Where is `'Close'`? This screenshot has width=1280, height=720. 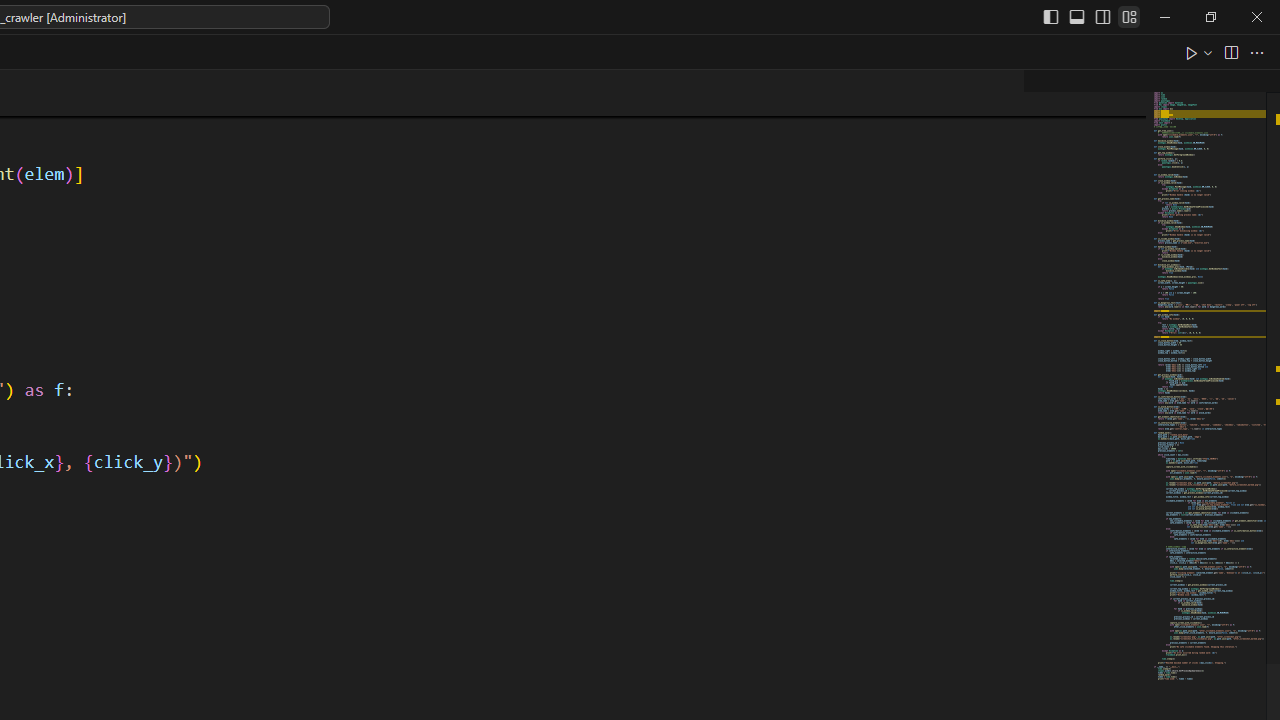
'Close' is located at coordinates (1255, 16).